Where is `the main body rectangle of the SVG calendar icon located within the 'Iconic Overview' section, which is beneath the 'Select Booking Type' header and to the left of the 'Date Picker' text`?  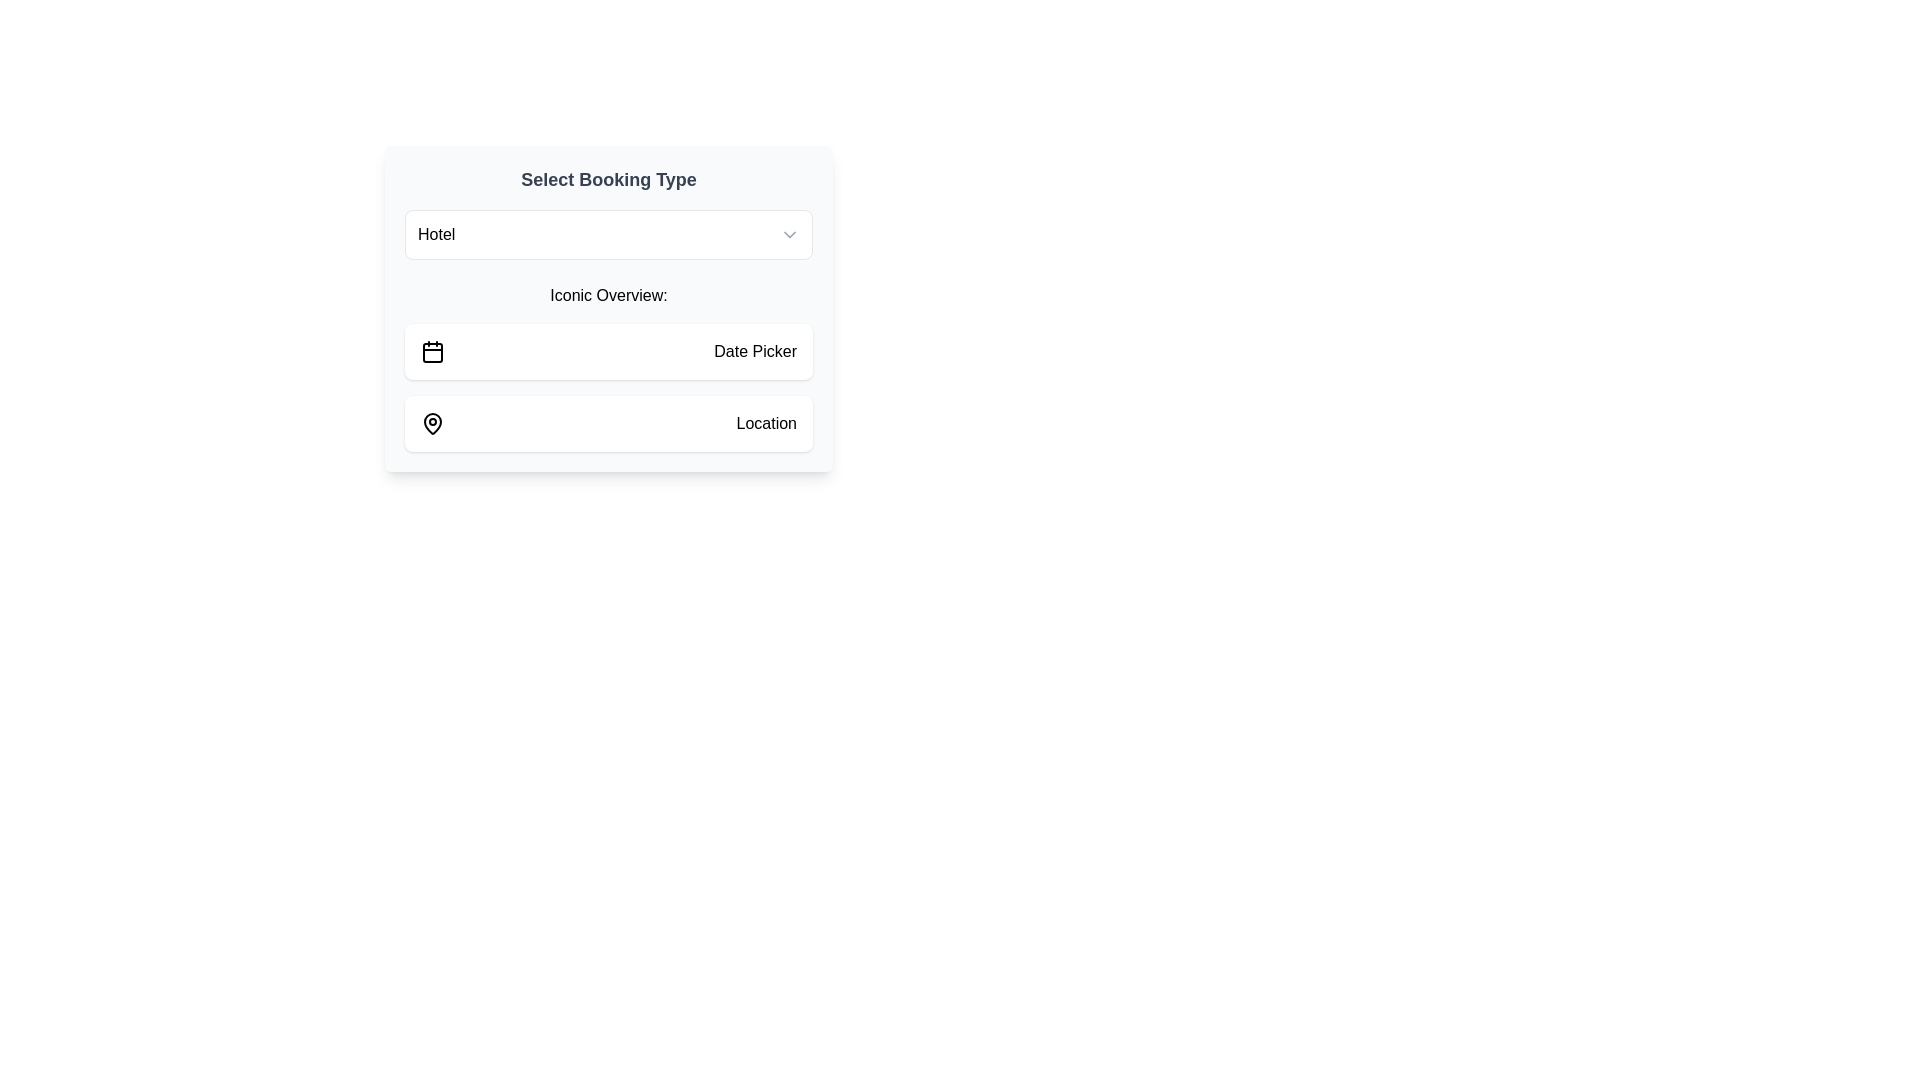
the main body rectangle of the SVG calendar icon located within the 'Iconic Overview' section, which is beneath the 'Select Booking Type' header and to the left of the 'Date Picker' text is located at coordinates (431, 352).